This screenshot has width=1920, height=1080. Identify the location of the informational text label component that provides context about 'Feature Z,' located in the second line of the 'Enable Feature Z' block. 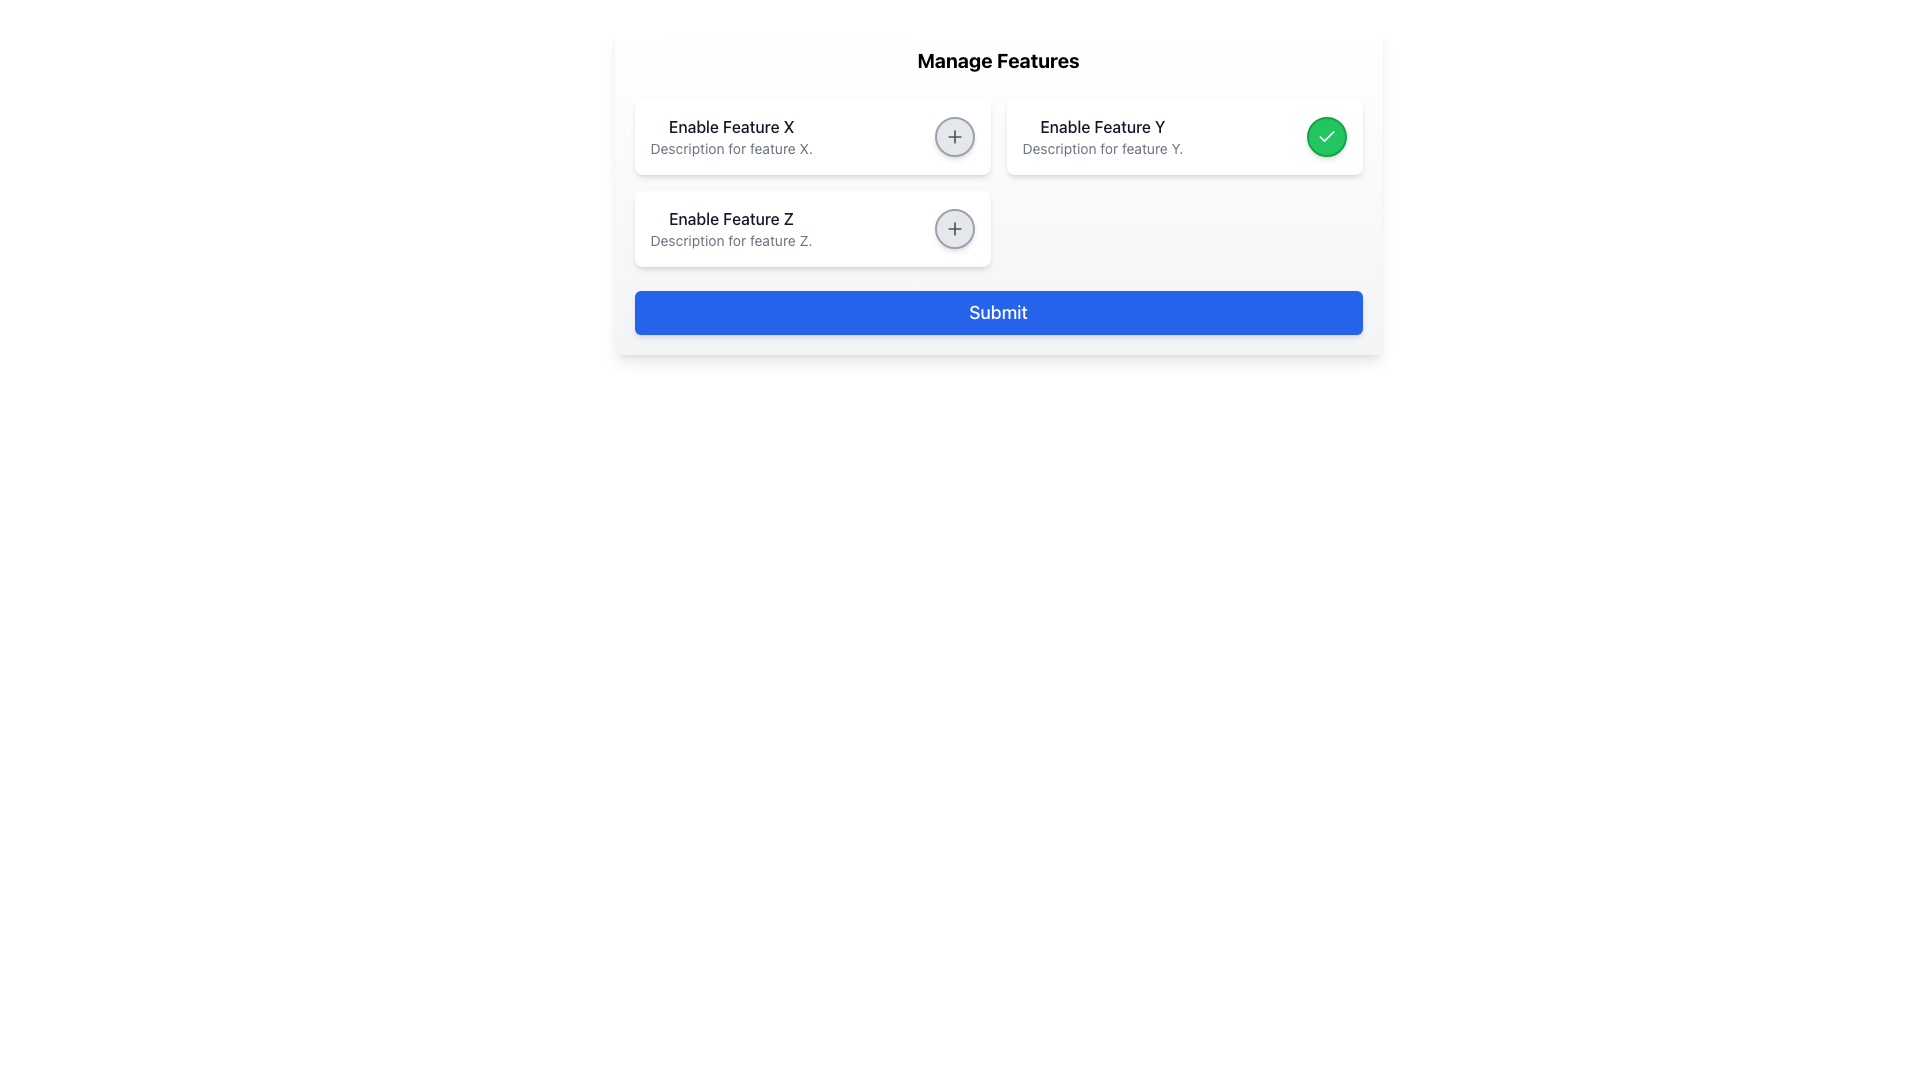
(730, 239).